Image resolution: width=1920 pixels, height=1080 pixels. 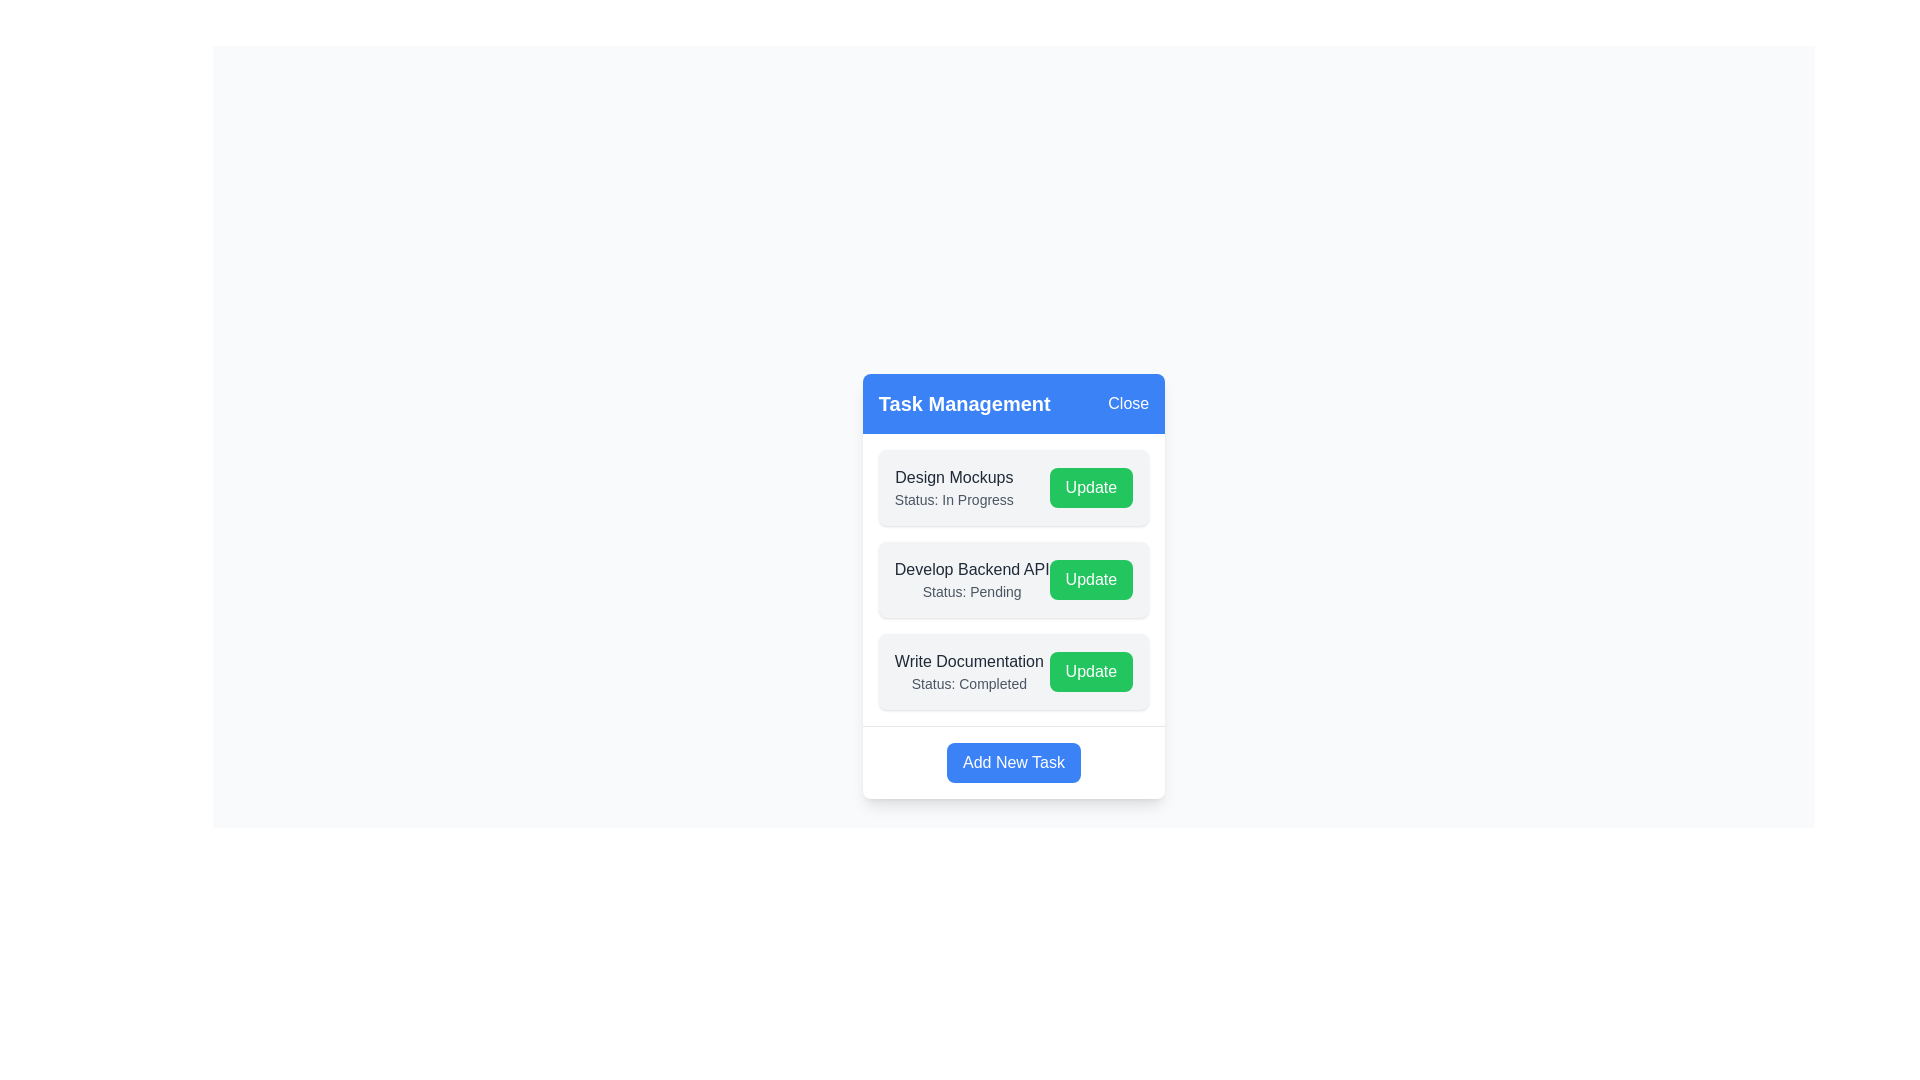 I want to click on 'Update' button for the task 'Design Mockups', so click(x=1090, y=487).